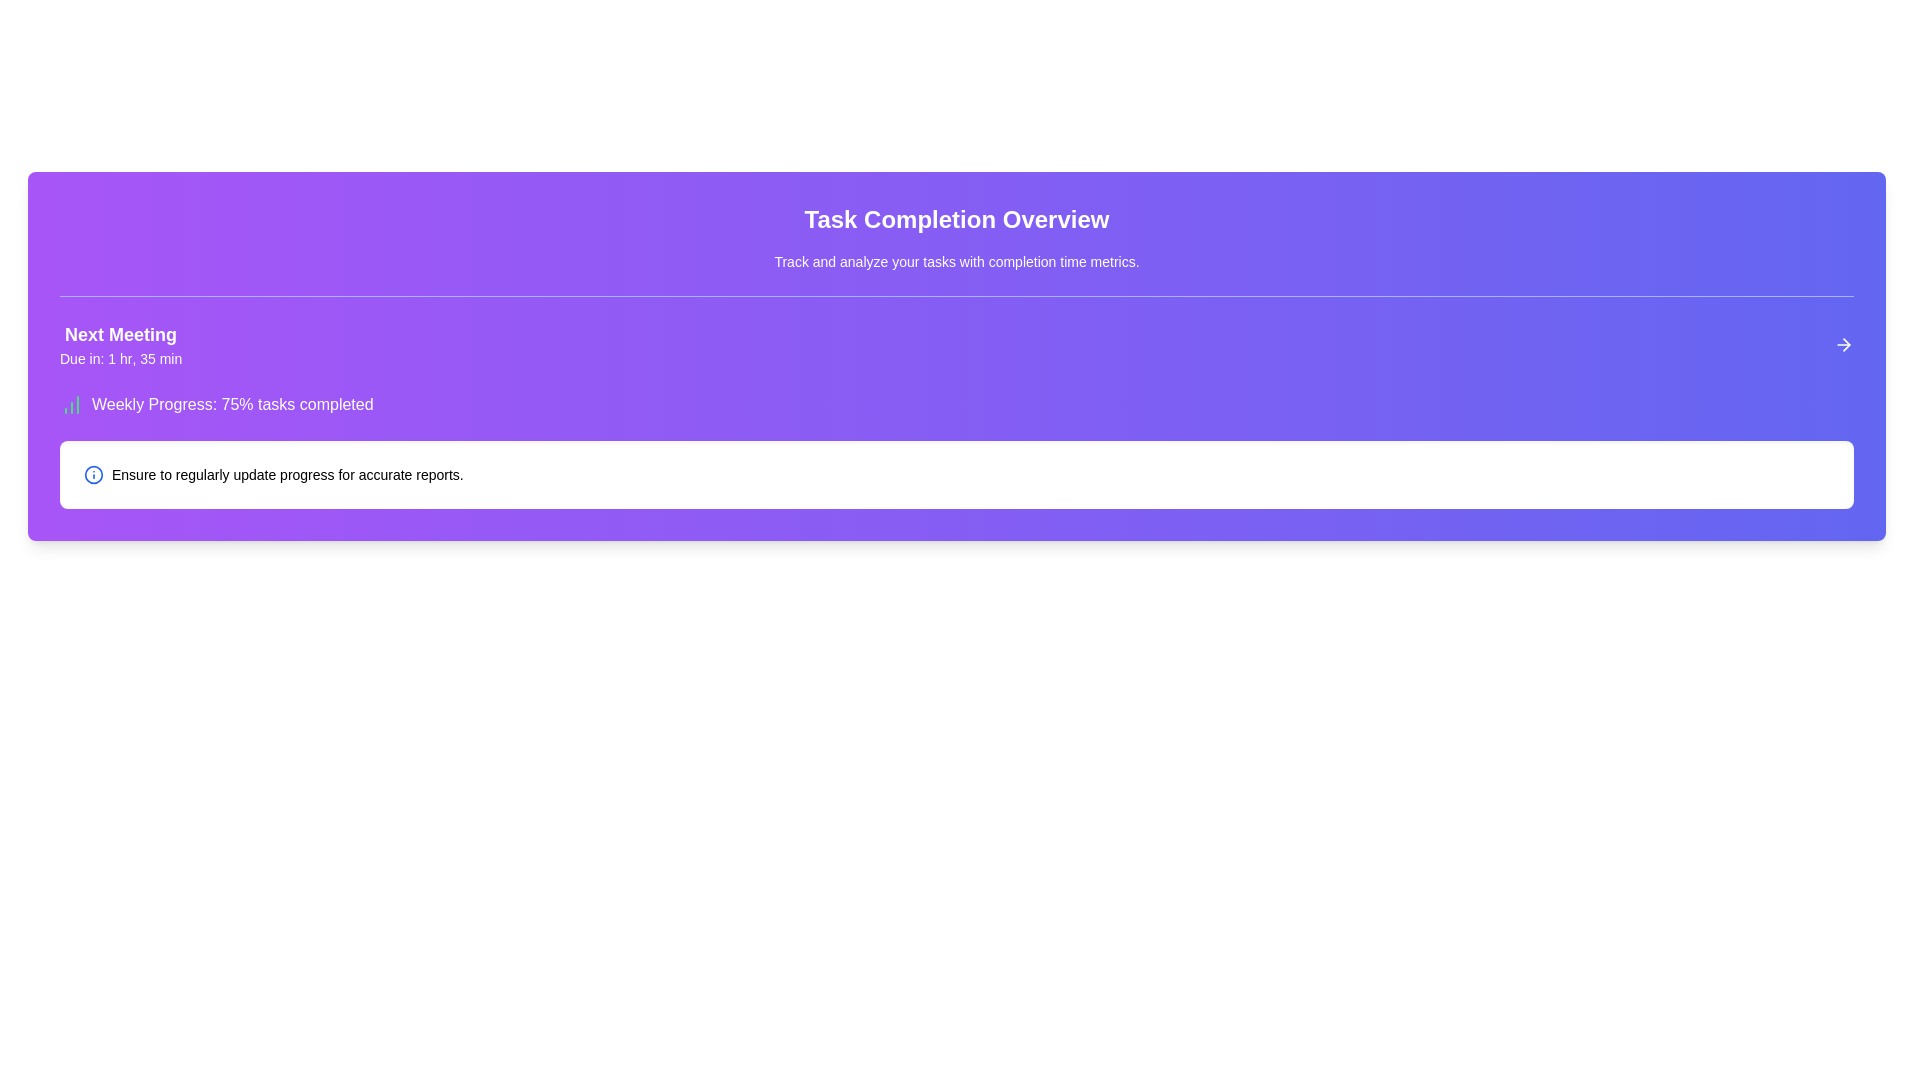 Image resolution: width=1920 pixels, height=1080 pixels. I want to click on the Text Label that provides guidance about keeping progress updated, located inside a white rounded box at the bottom of the purple card, to the right of an information icon, so click(286, 474).